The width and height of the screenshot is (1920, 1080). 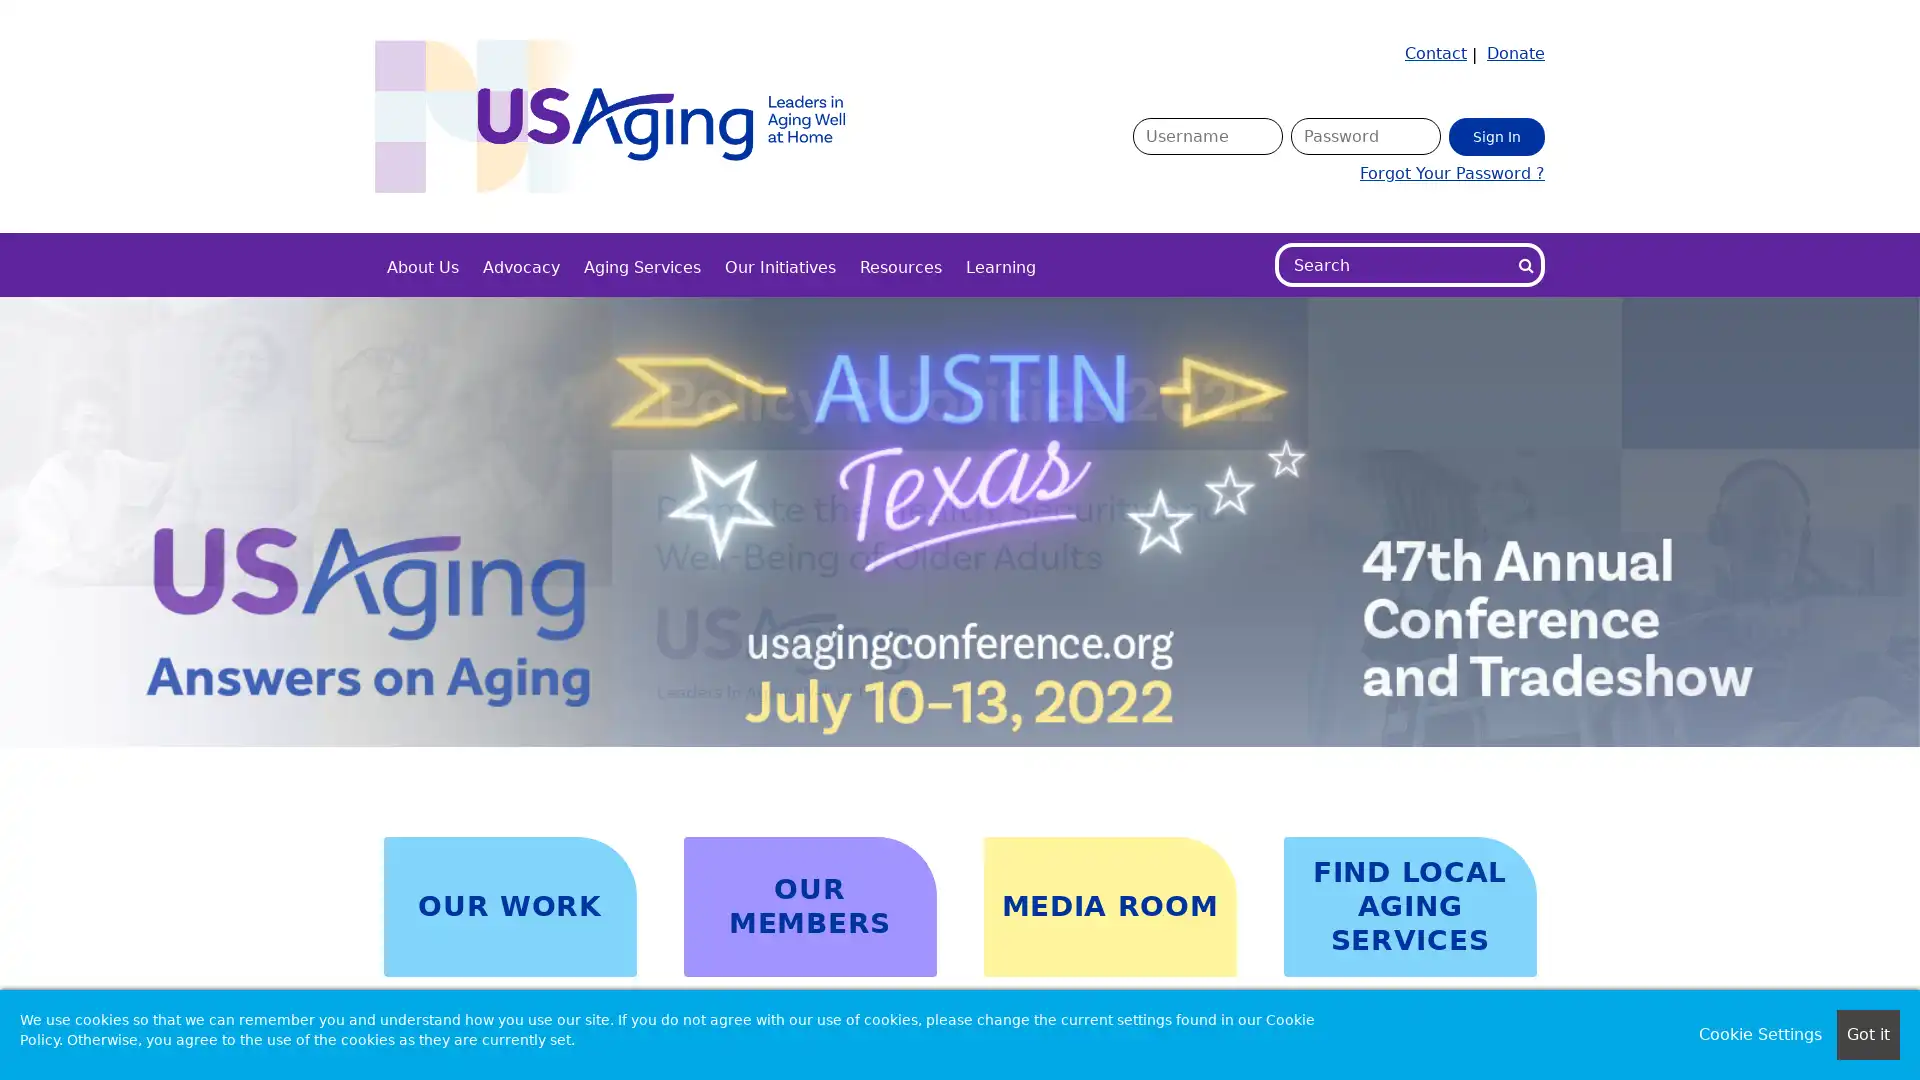 I want to click on Got it, so click(x=1867, y=1034).